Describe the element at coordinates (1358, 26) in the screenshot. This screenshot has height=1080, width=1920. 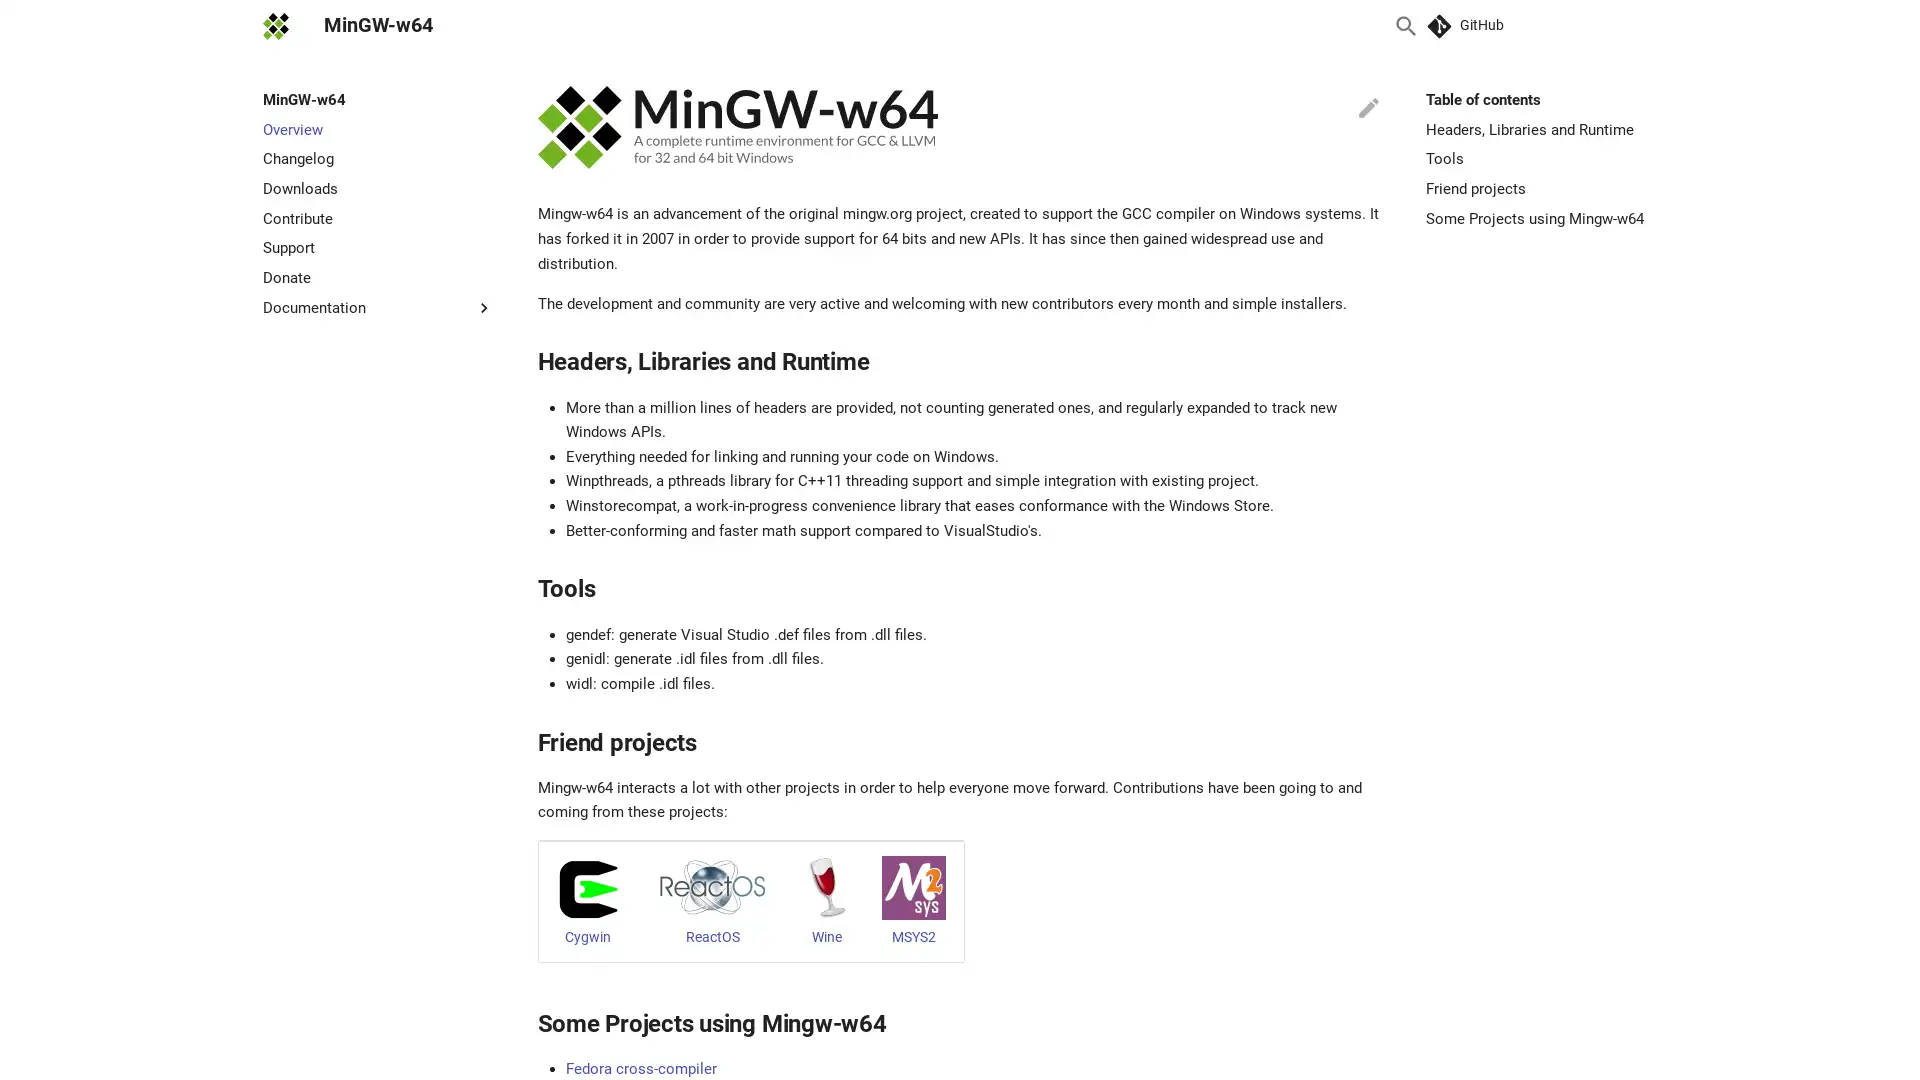
I see `Clear` at that location.